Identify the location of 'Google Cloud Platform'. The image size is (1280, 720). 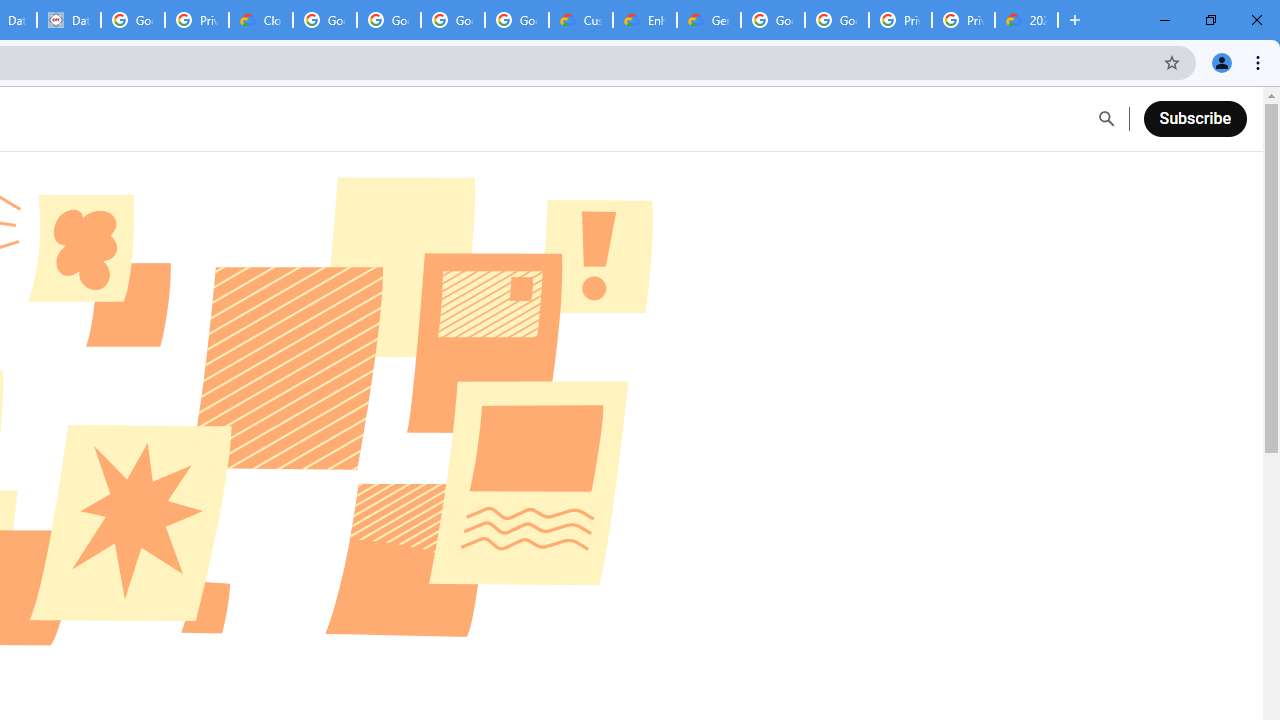
(772, 20).